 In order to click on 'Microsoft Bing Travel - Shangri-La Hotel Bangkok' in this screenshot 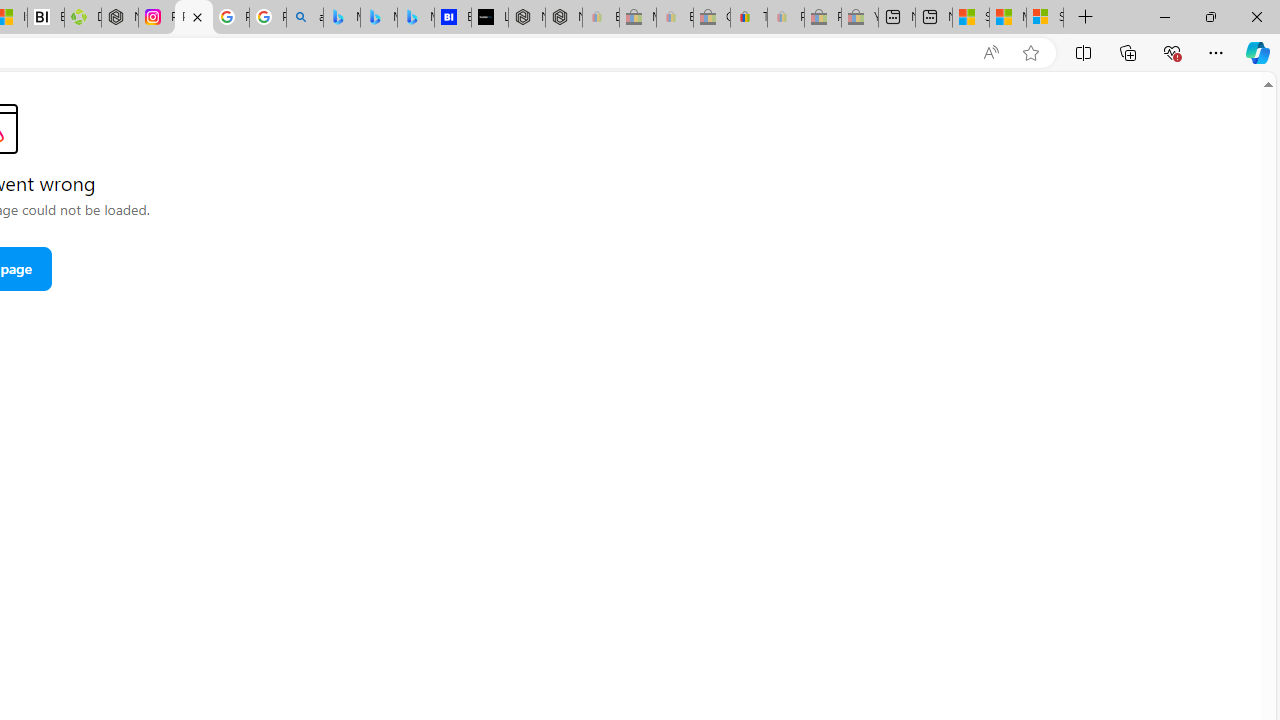, I will do `click(415, 17)`.